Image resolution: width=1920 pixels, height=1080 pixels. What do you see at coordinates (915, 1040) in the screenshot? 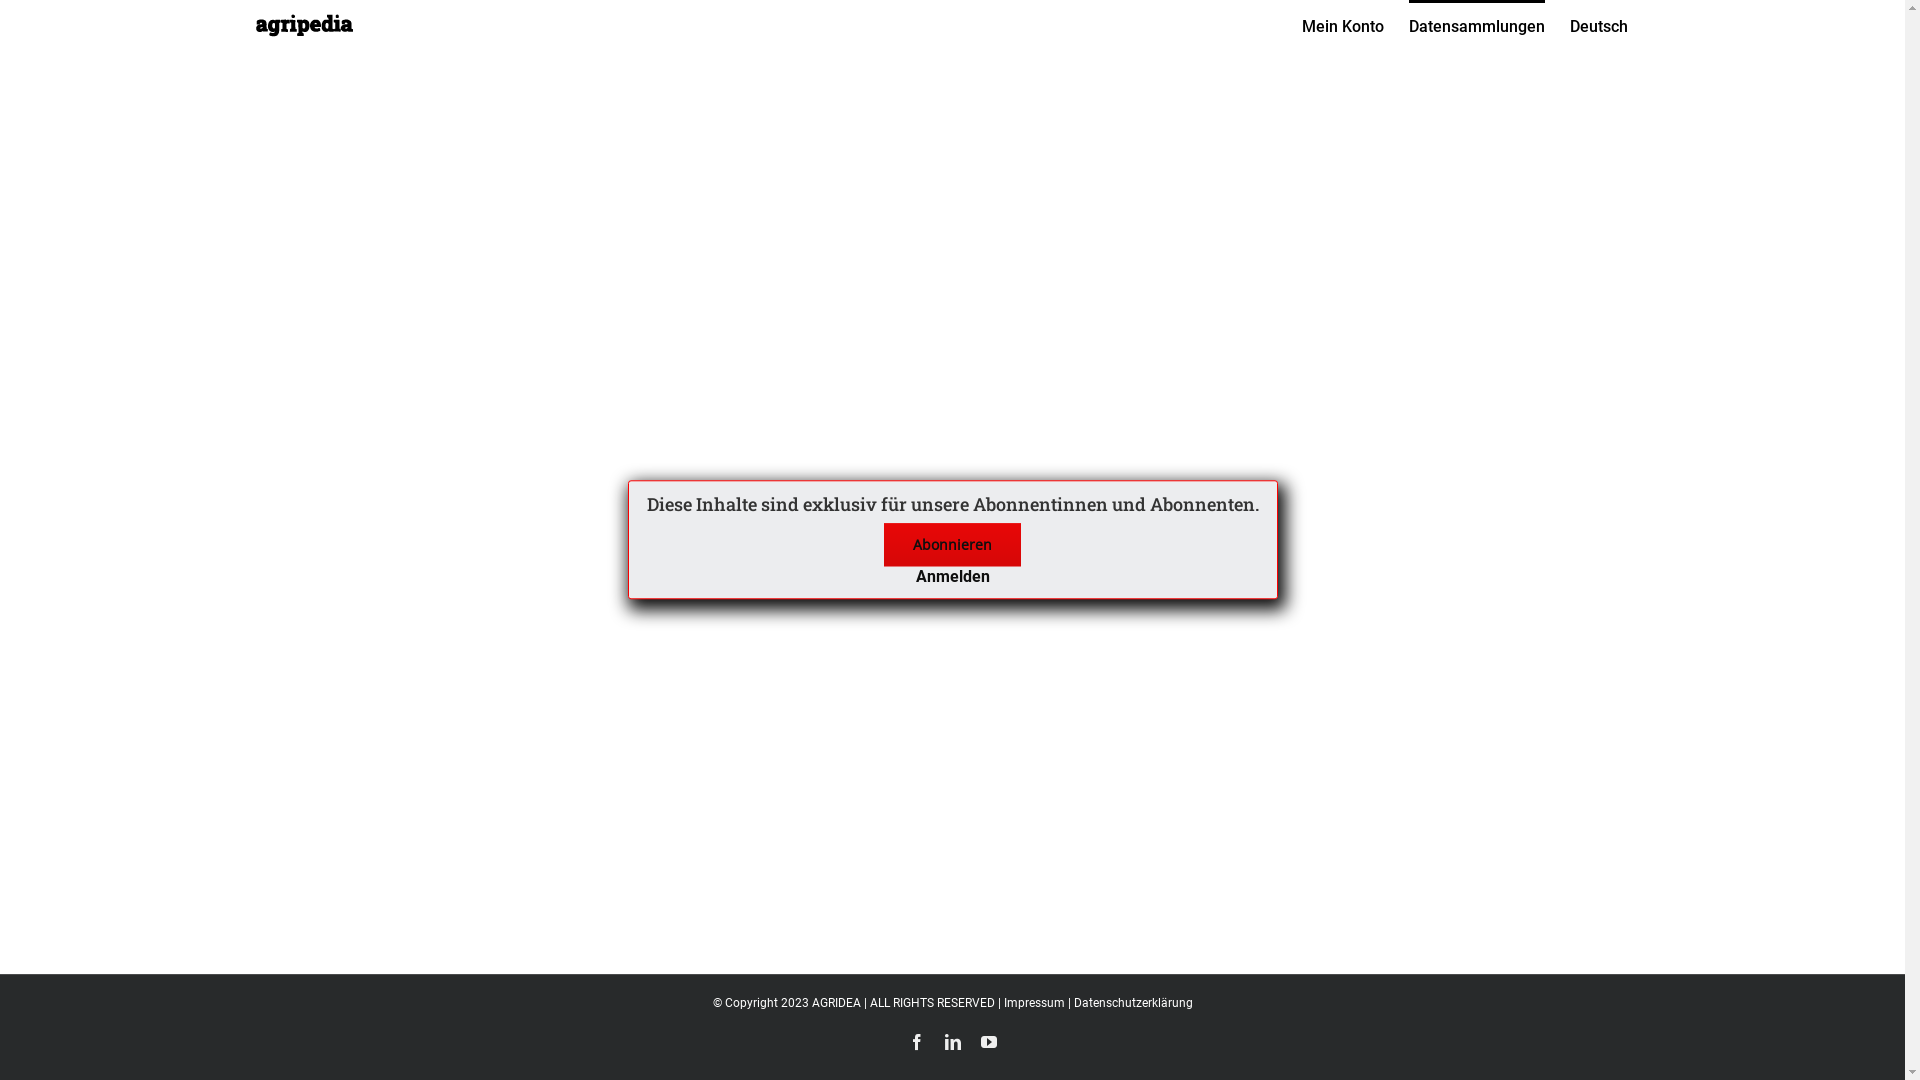
I see `'Facebook'` at bounding box center [915, 1040].